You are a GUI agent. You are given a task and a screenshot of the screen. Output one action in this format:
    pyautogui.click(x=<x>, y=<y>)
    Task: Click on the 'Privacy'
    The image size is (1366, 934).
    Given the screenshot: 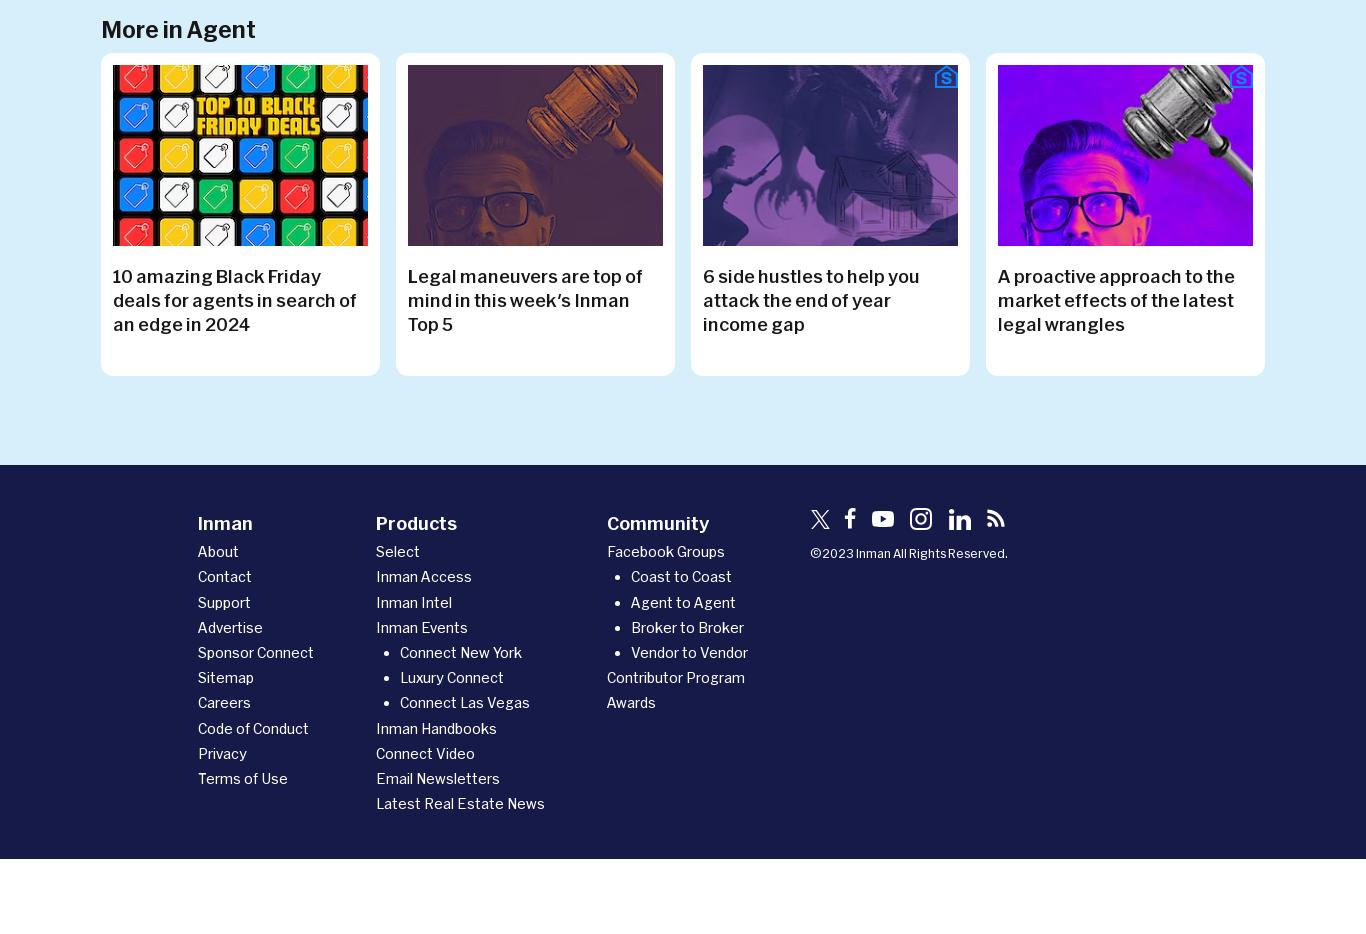 What is the action you would take?
    pyautogui.click(x=221, y=751)
    